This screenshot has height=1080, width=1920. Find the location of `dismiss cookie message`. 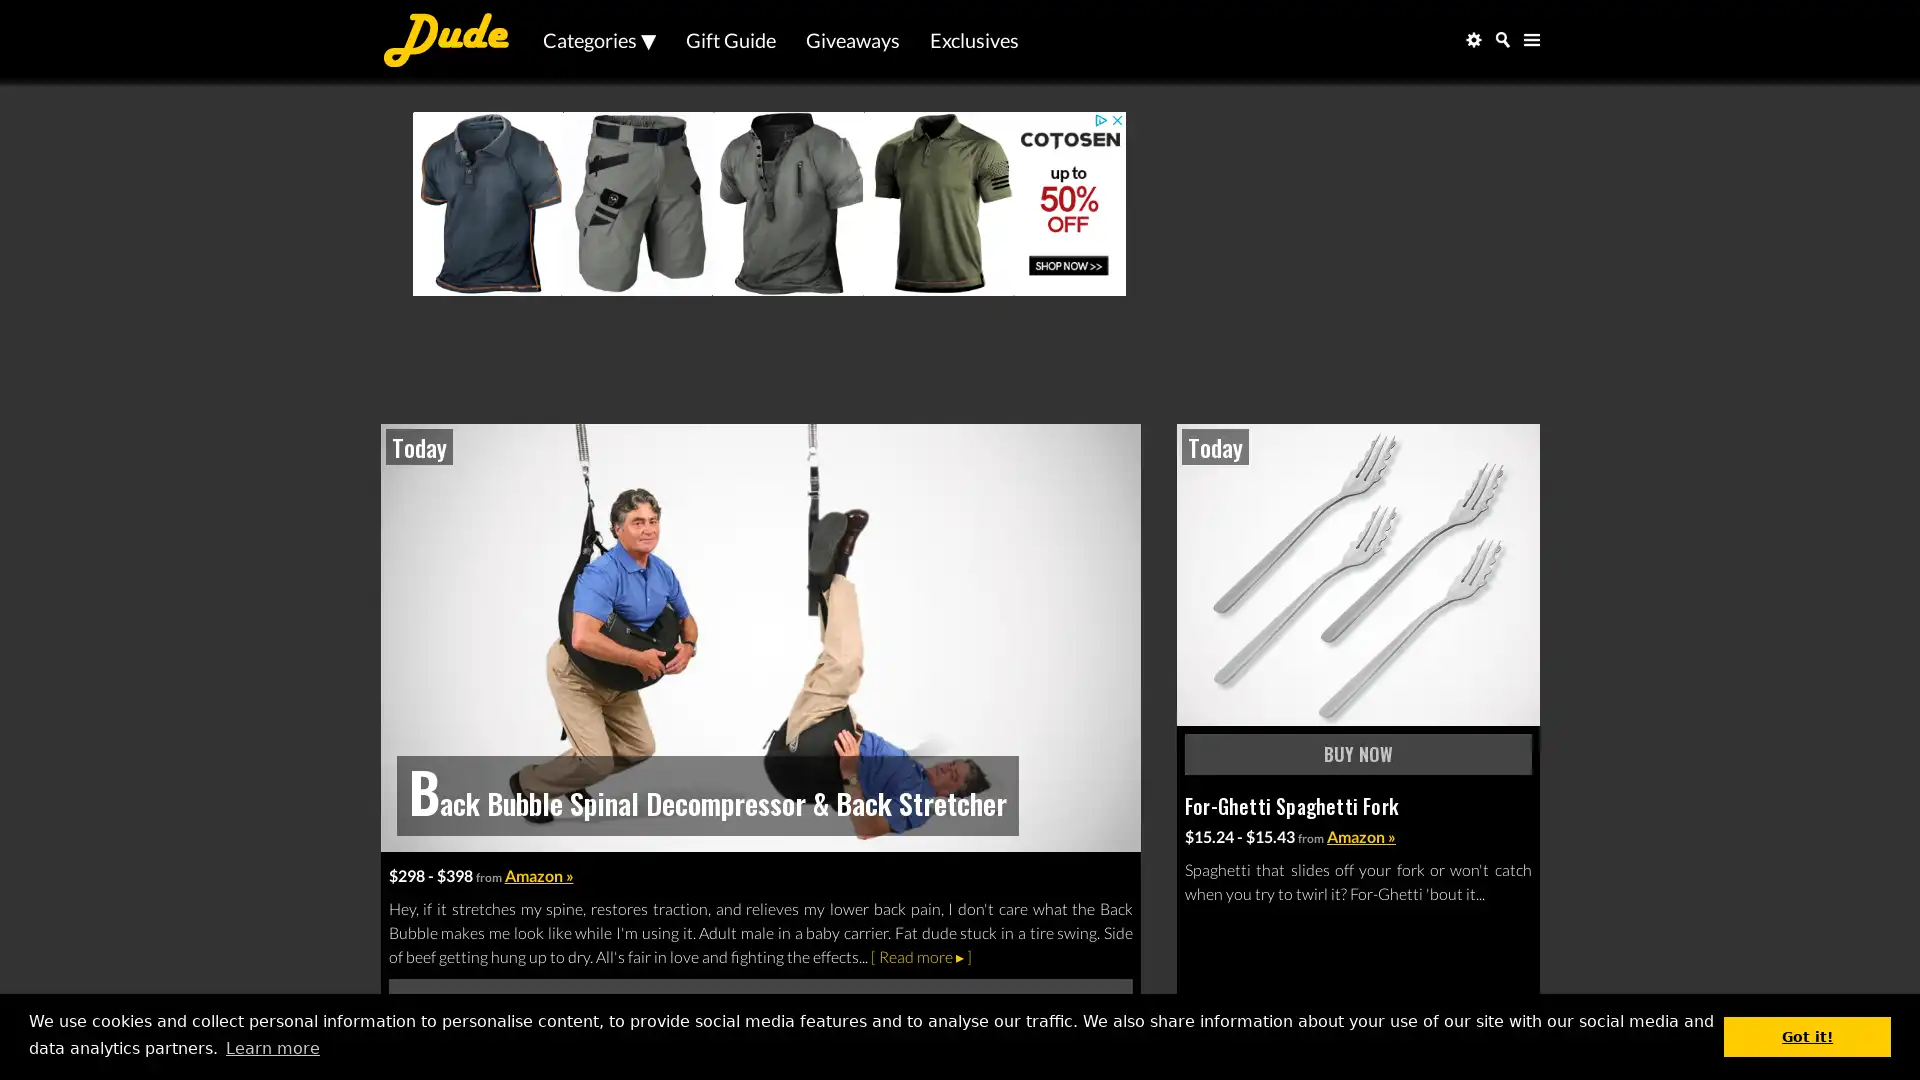

dismiss cookie message is located at coordinates (1807, 1035).